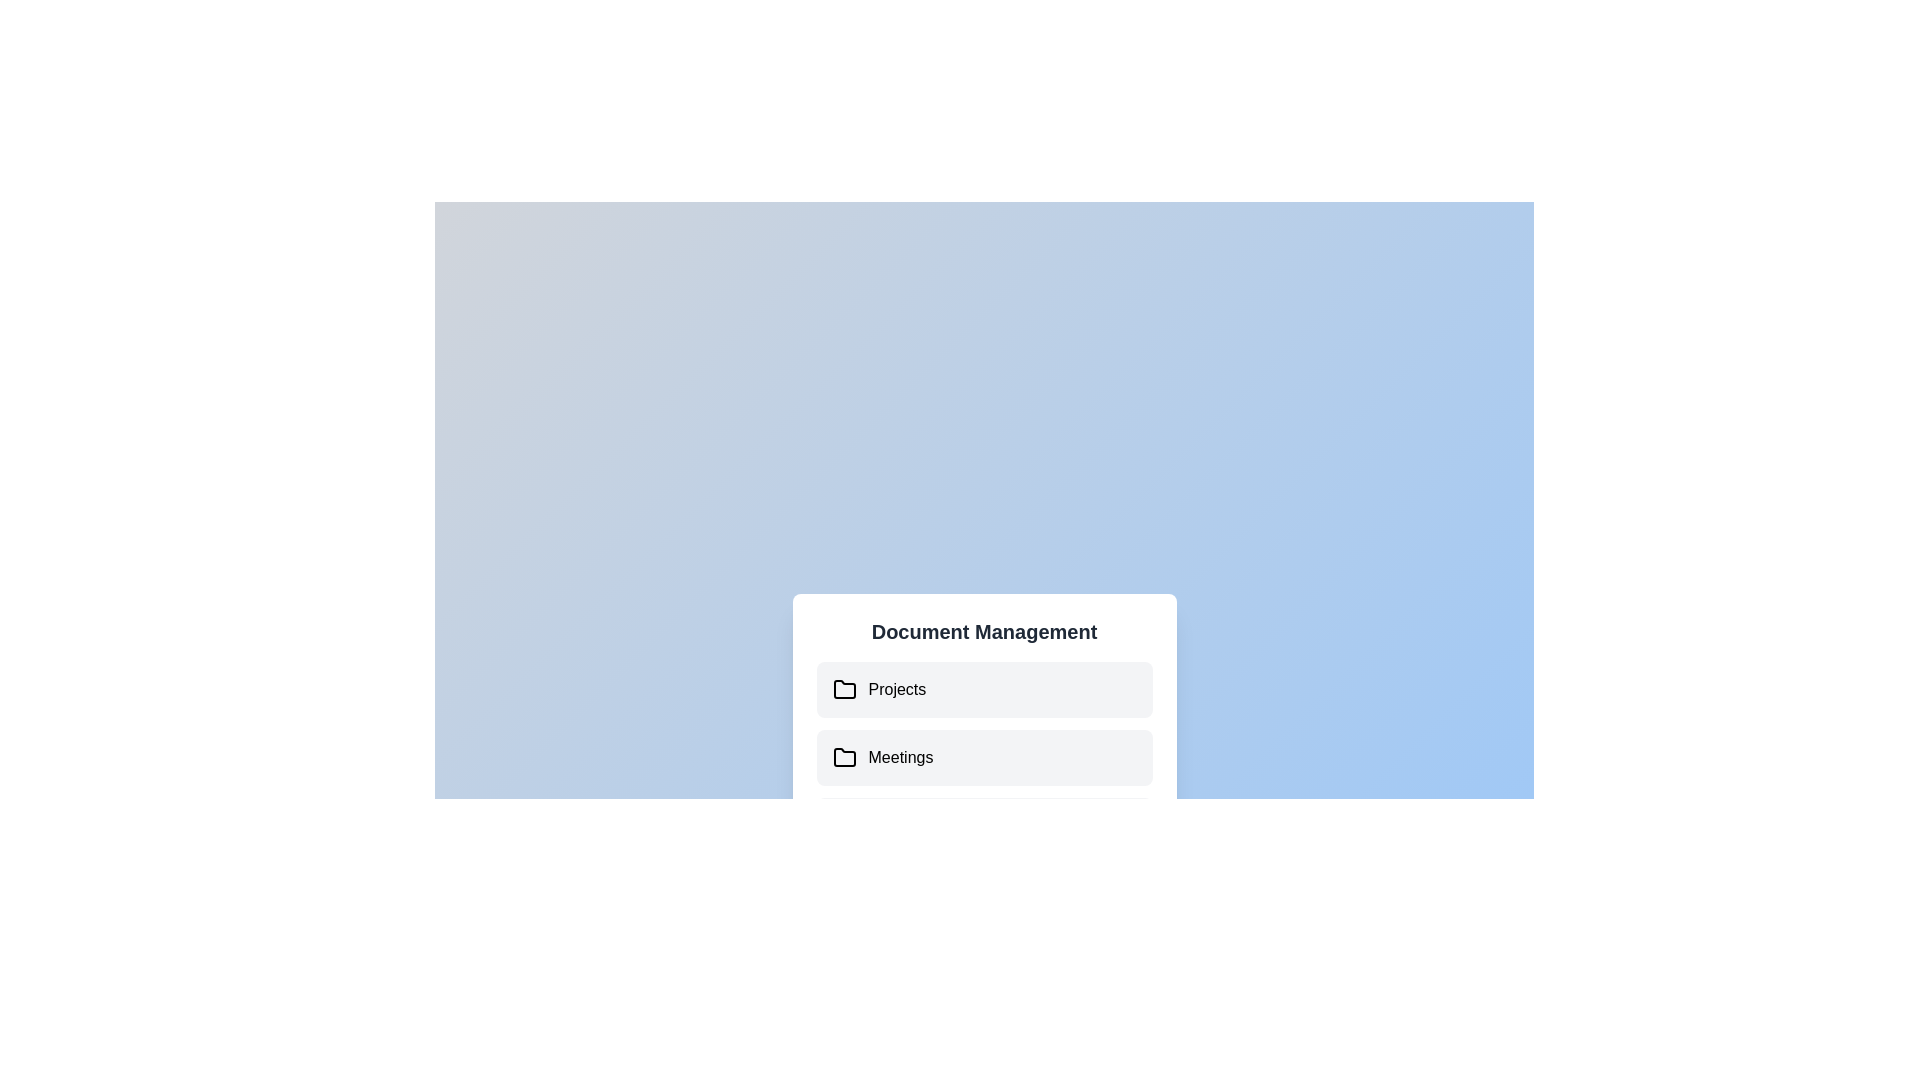  What do you see at coordinates (984, 689) in the screenshot?
I see `the document 'Meeting Notes.docx' under the folder 'Projects'` at bounding box center [984, 689].